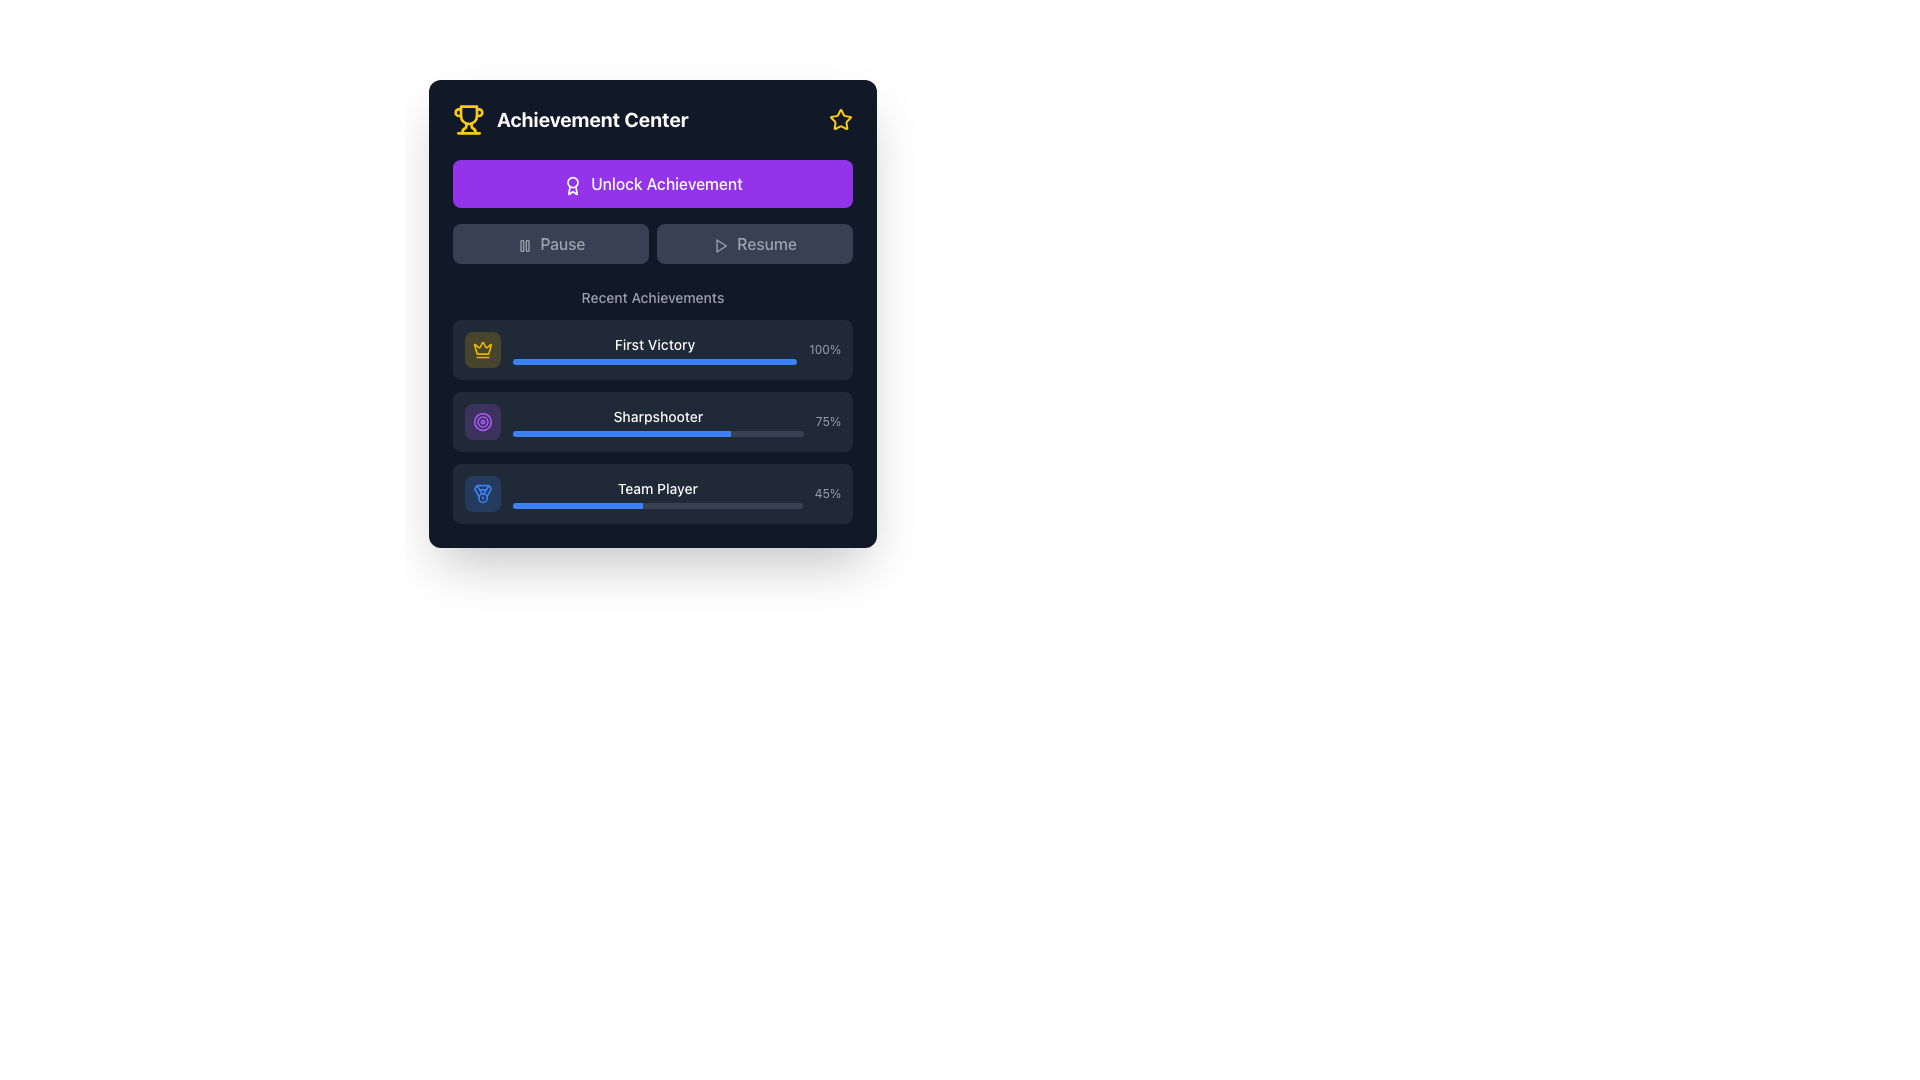 The image size is (1920, 1080). Describe the element at coordinates (828, 420) in the screenshot. I see `the text label displaying '75%' located to the far right of the 'Sharpshooter' progress bar` at that location.